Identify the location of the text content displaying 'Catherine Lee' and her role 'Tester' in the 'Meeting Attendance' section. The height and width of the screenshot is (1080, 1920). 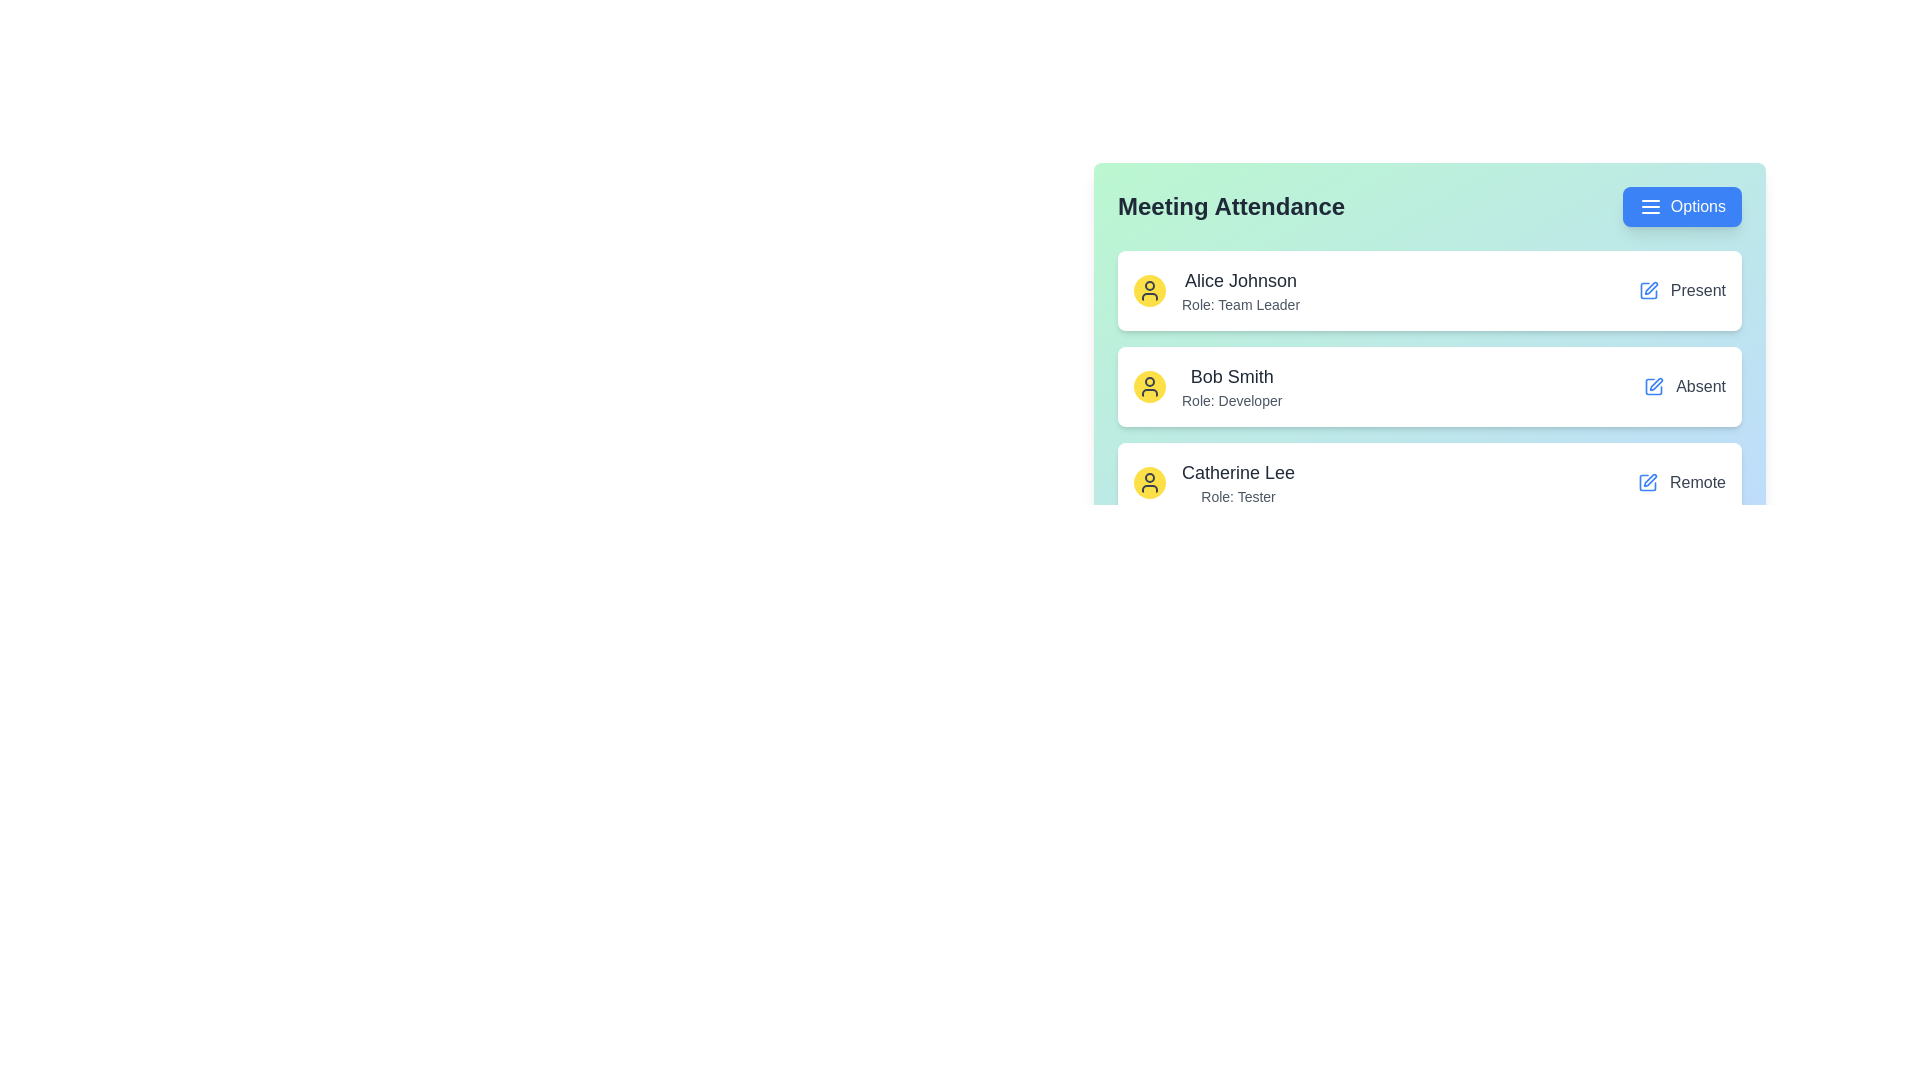
(1237, 482).